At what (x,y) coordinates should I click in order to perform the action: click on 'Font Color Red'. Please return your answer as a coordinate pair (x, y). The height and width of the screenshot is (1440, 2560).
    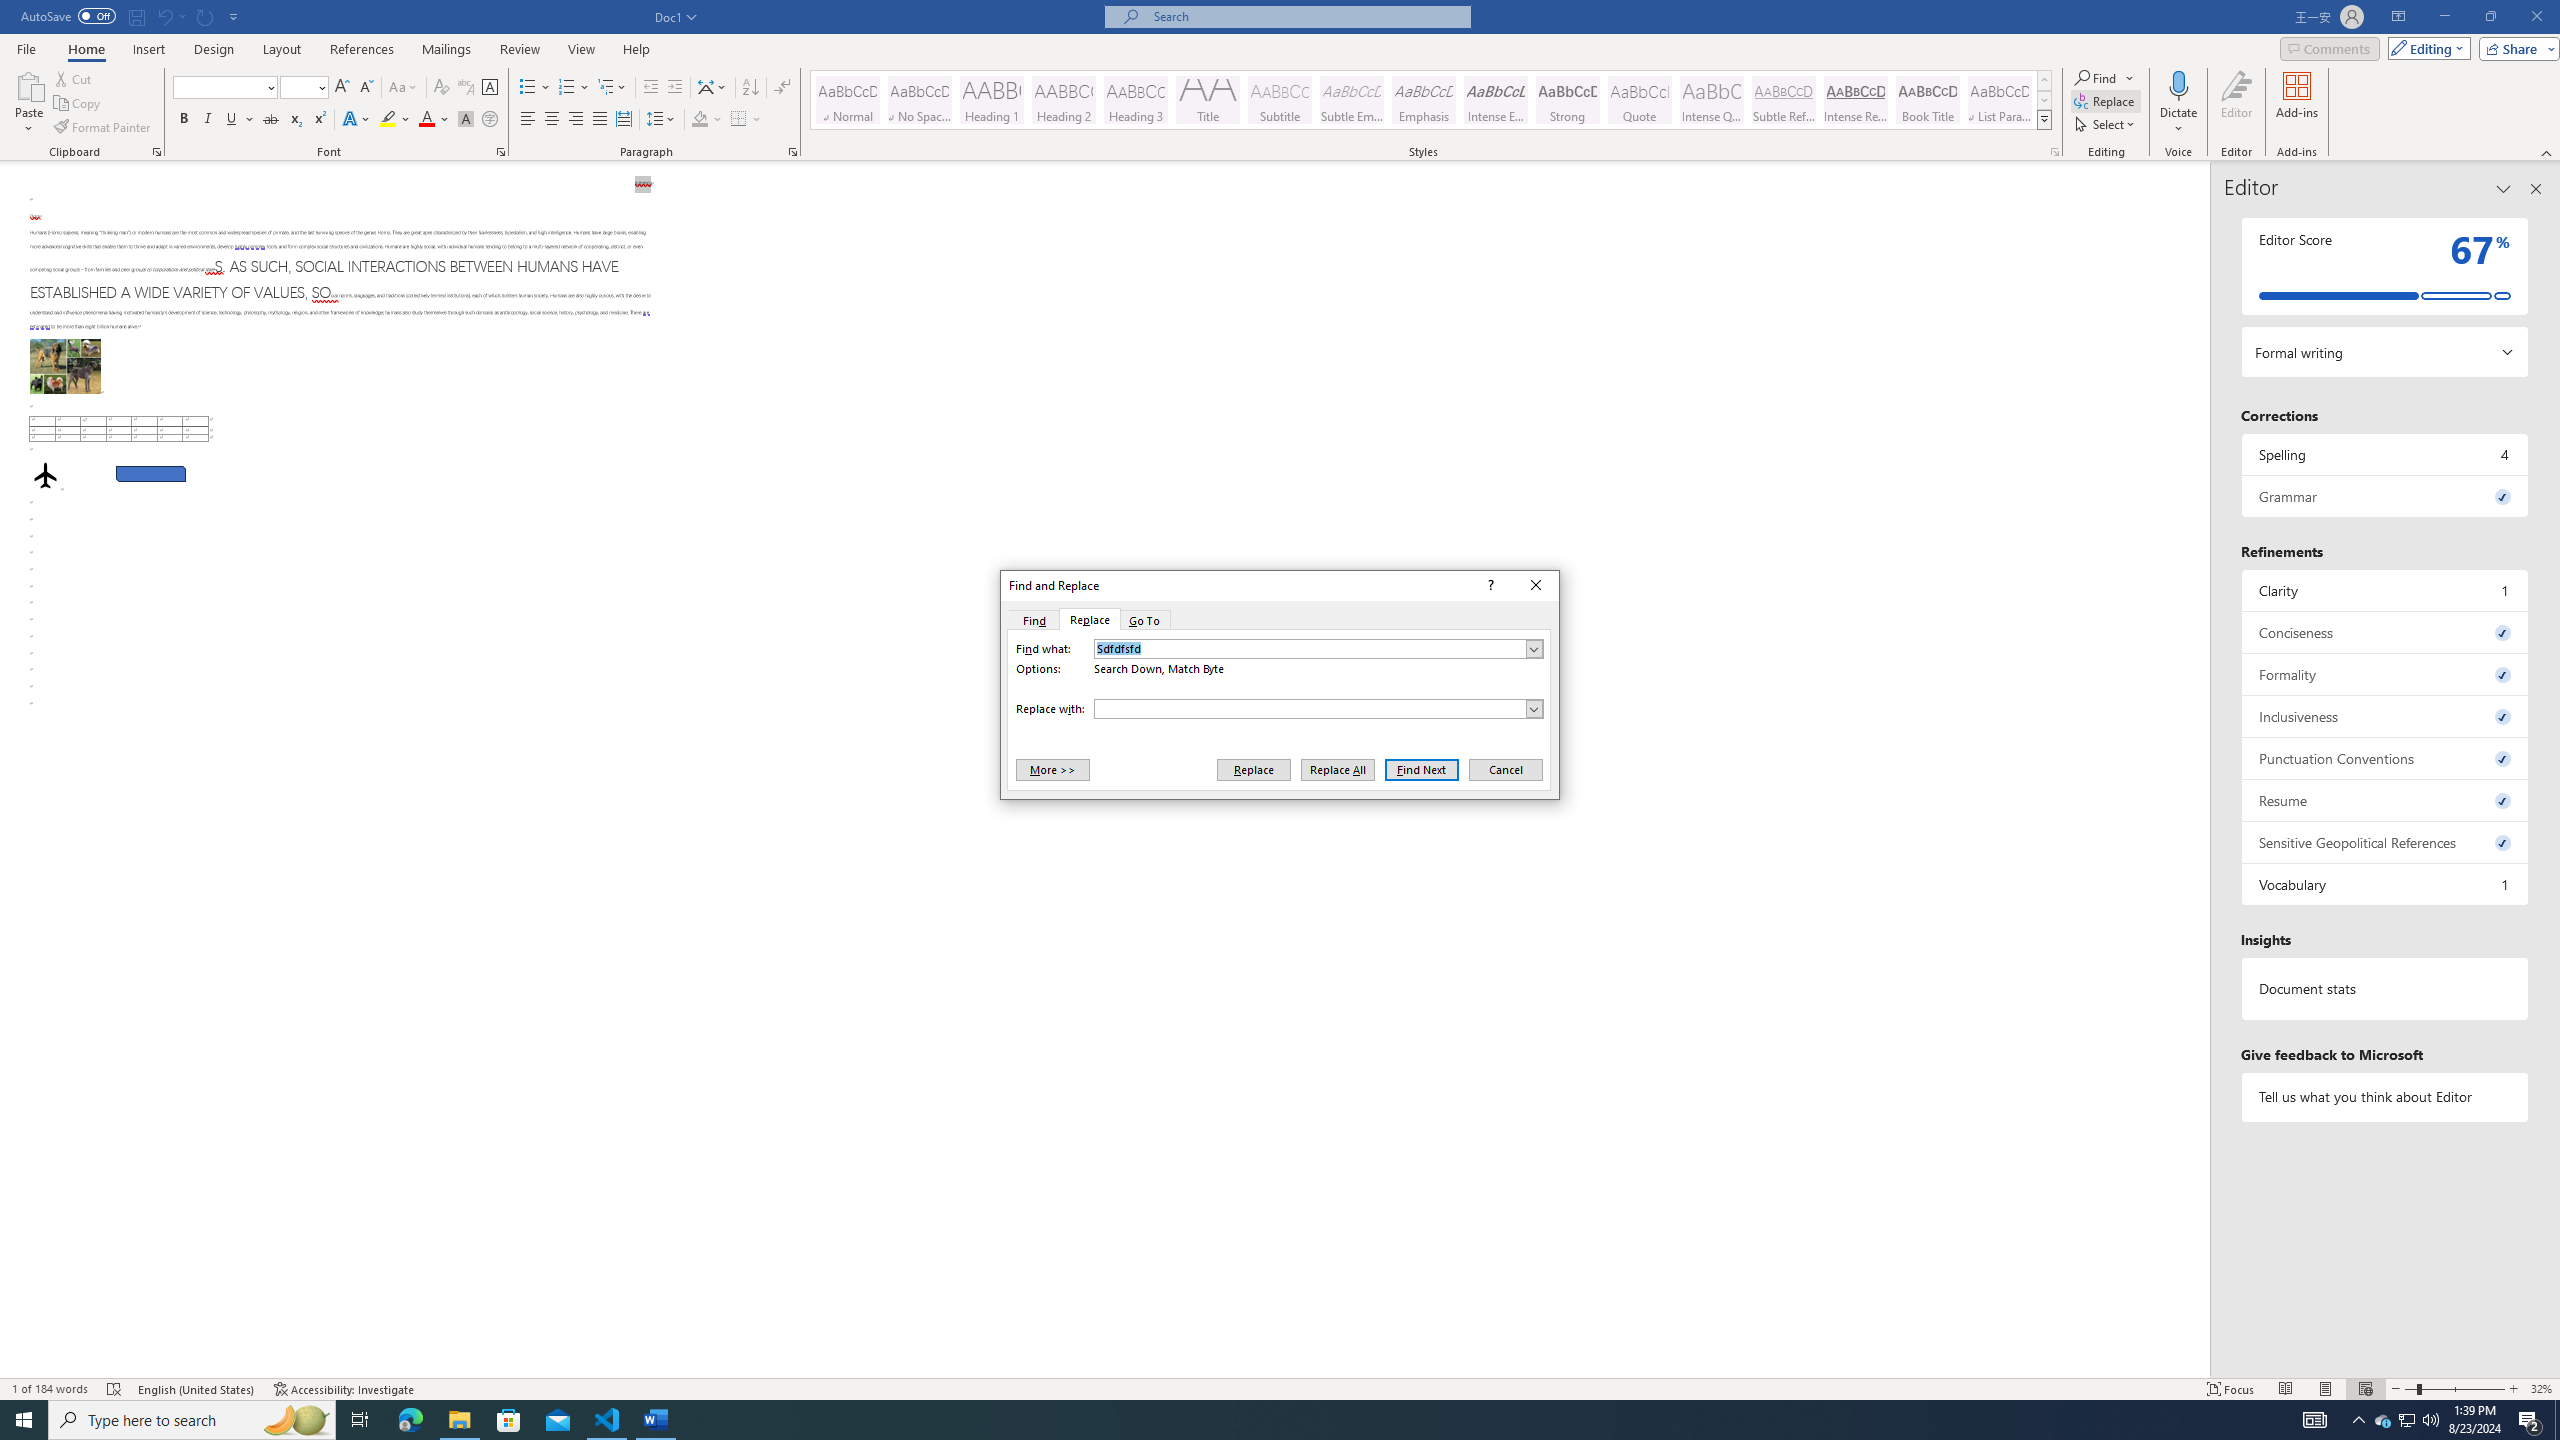
    Looking at the image, I should click on (425, 118).